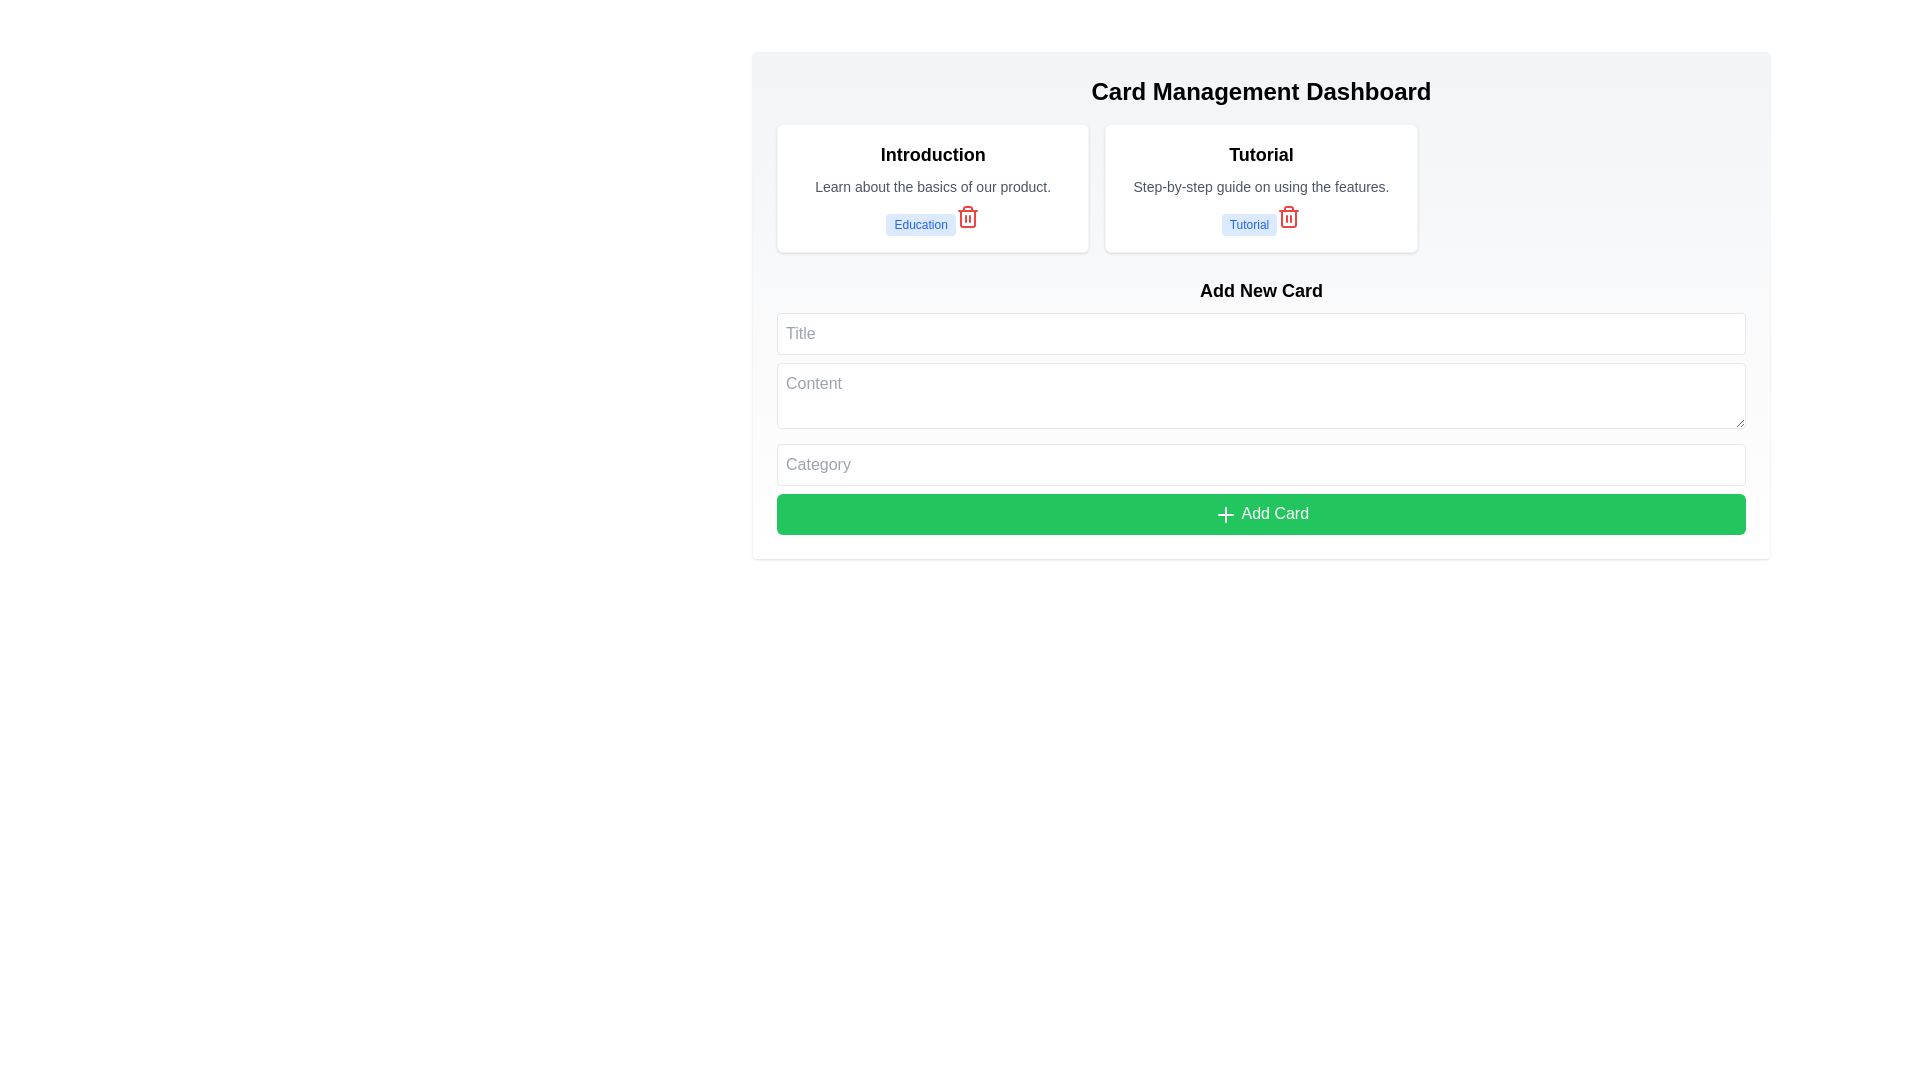  What do you see at coordinates (967, 219) in the screenshot?
I see `the vertical graphical line of the trash bin icon, which is located on the right side of the 'Introduction' card in the dashboard` at bounding box center [967, 219].